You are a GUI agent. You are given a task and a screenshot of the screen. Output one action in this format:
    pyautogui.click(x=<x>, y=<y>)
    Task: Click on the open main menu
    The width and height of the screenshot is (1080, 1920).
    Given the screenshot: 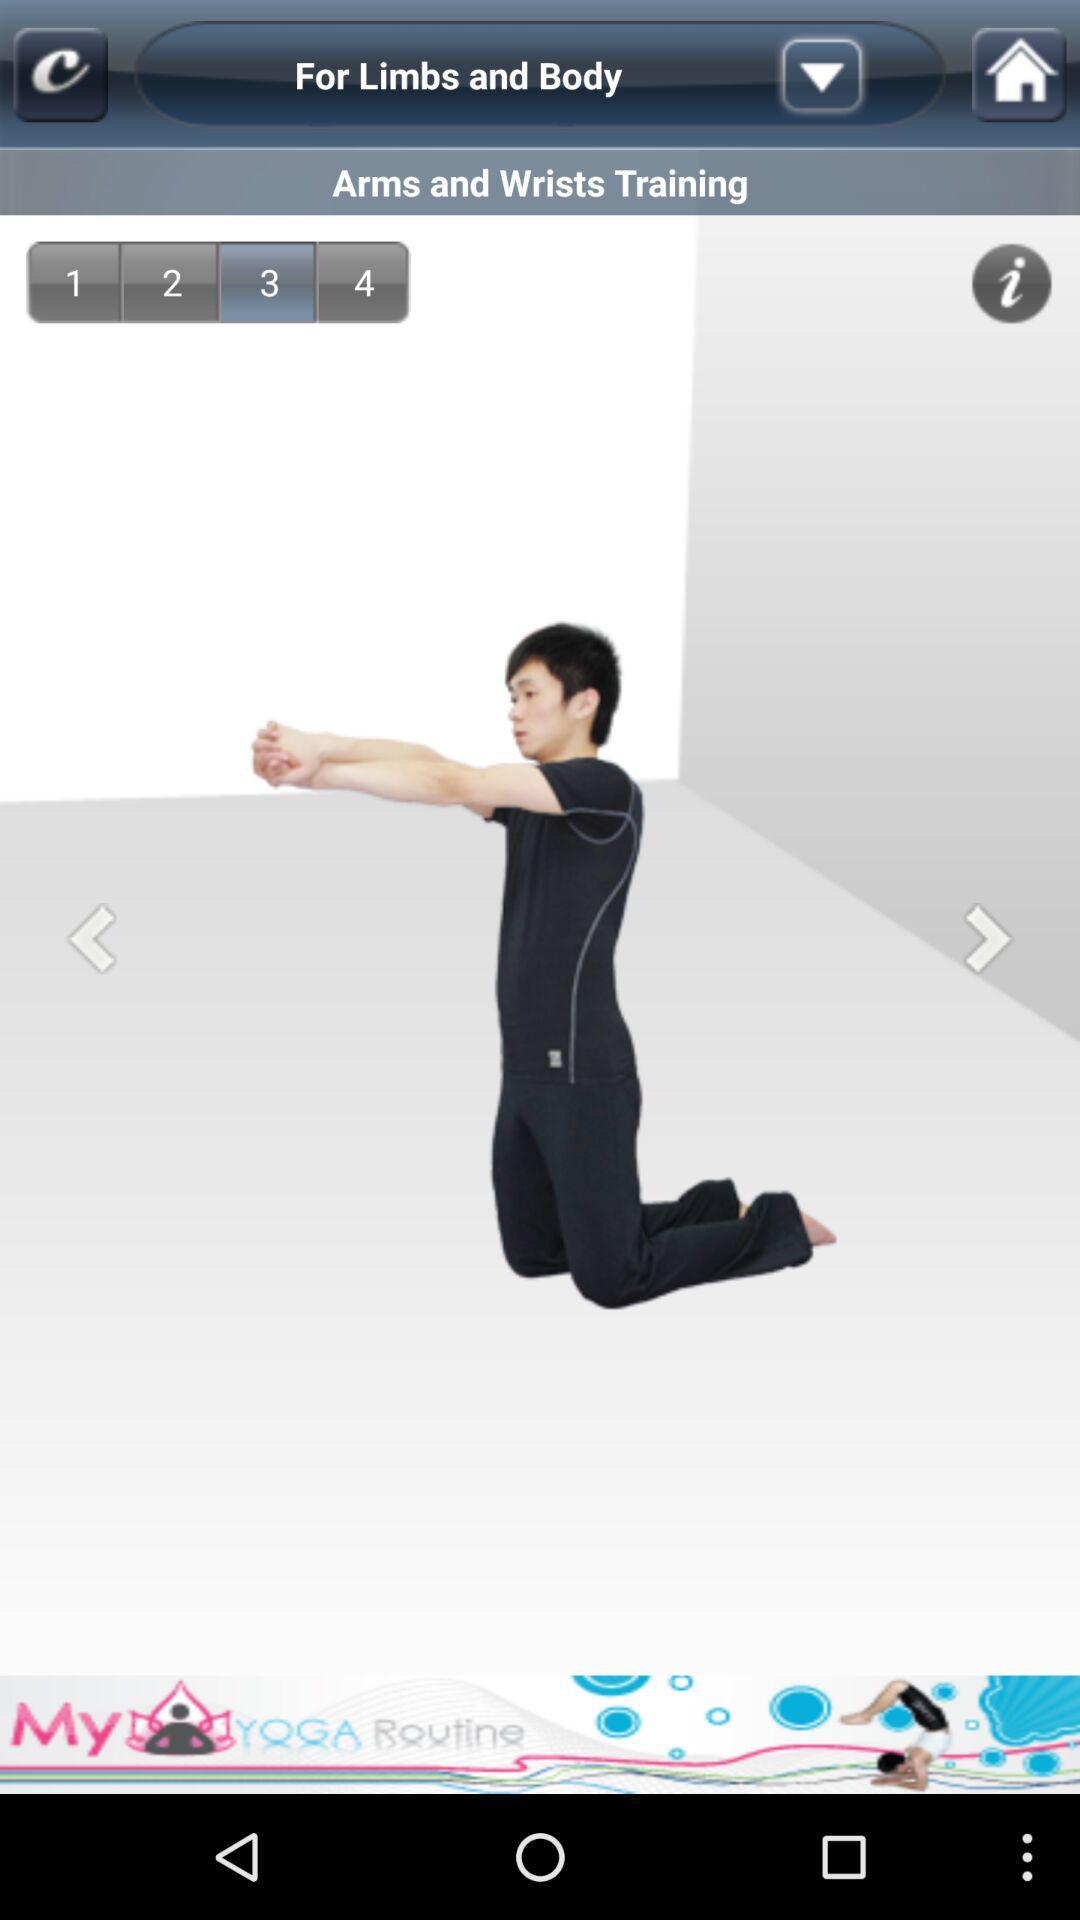 What is the action you would take?
    pyautogui.click(x=59, y=75)
    